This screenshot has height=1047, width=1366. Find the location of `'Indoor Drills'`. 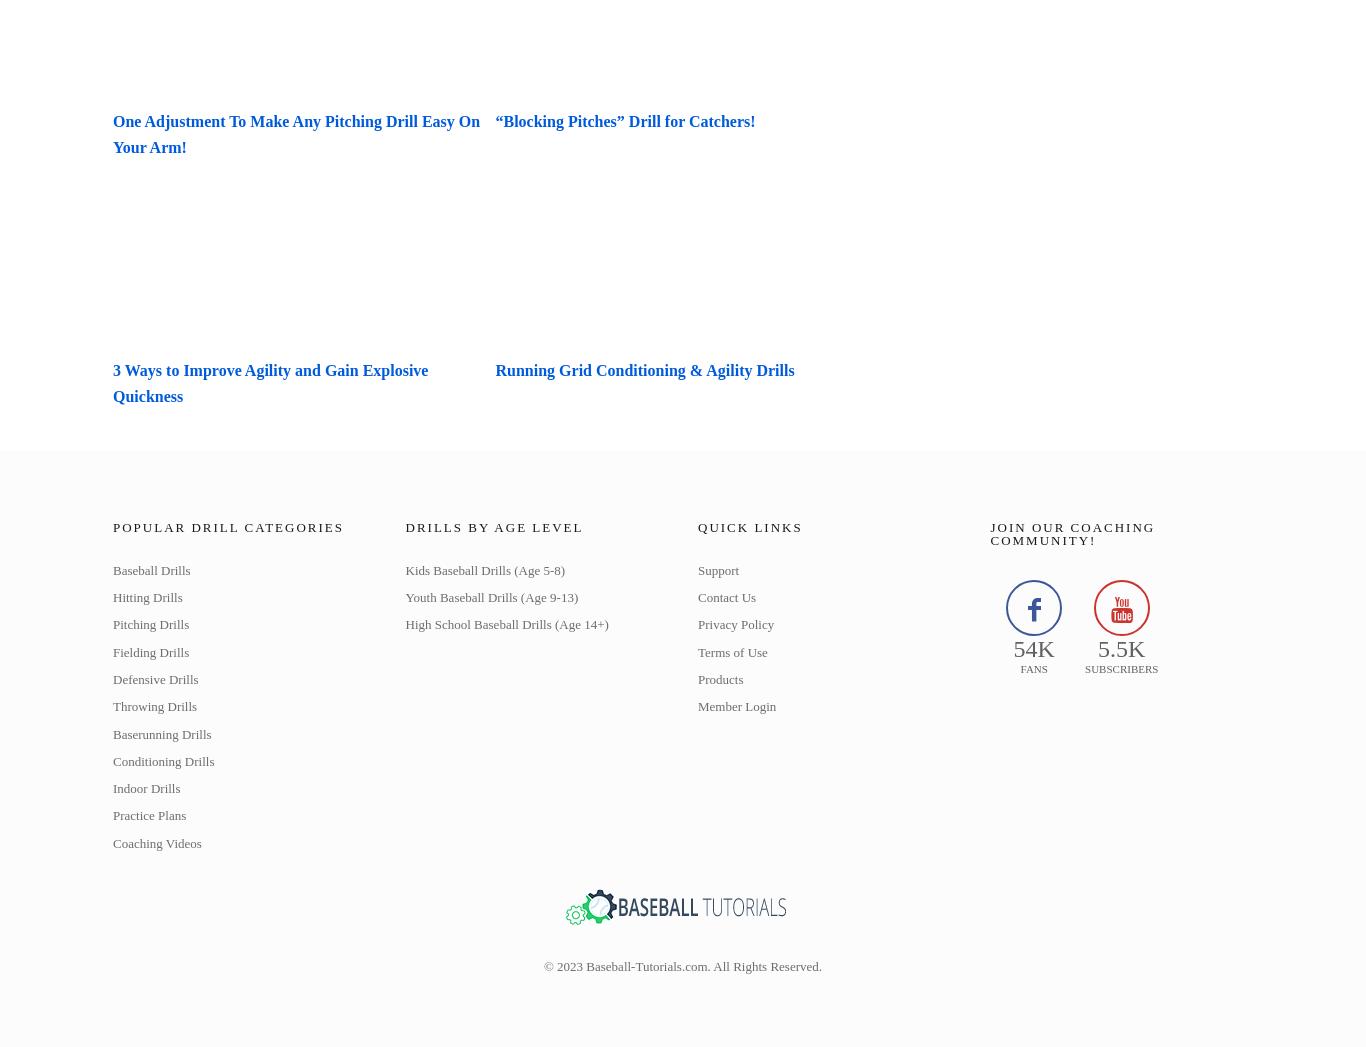

'Indoor Drills' is located at coordinates (145, 787).